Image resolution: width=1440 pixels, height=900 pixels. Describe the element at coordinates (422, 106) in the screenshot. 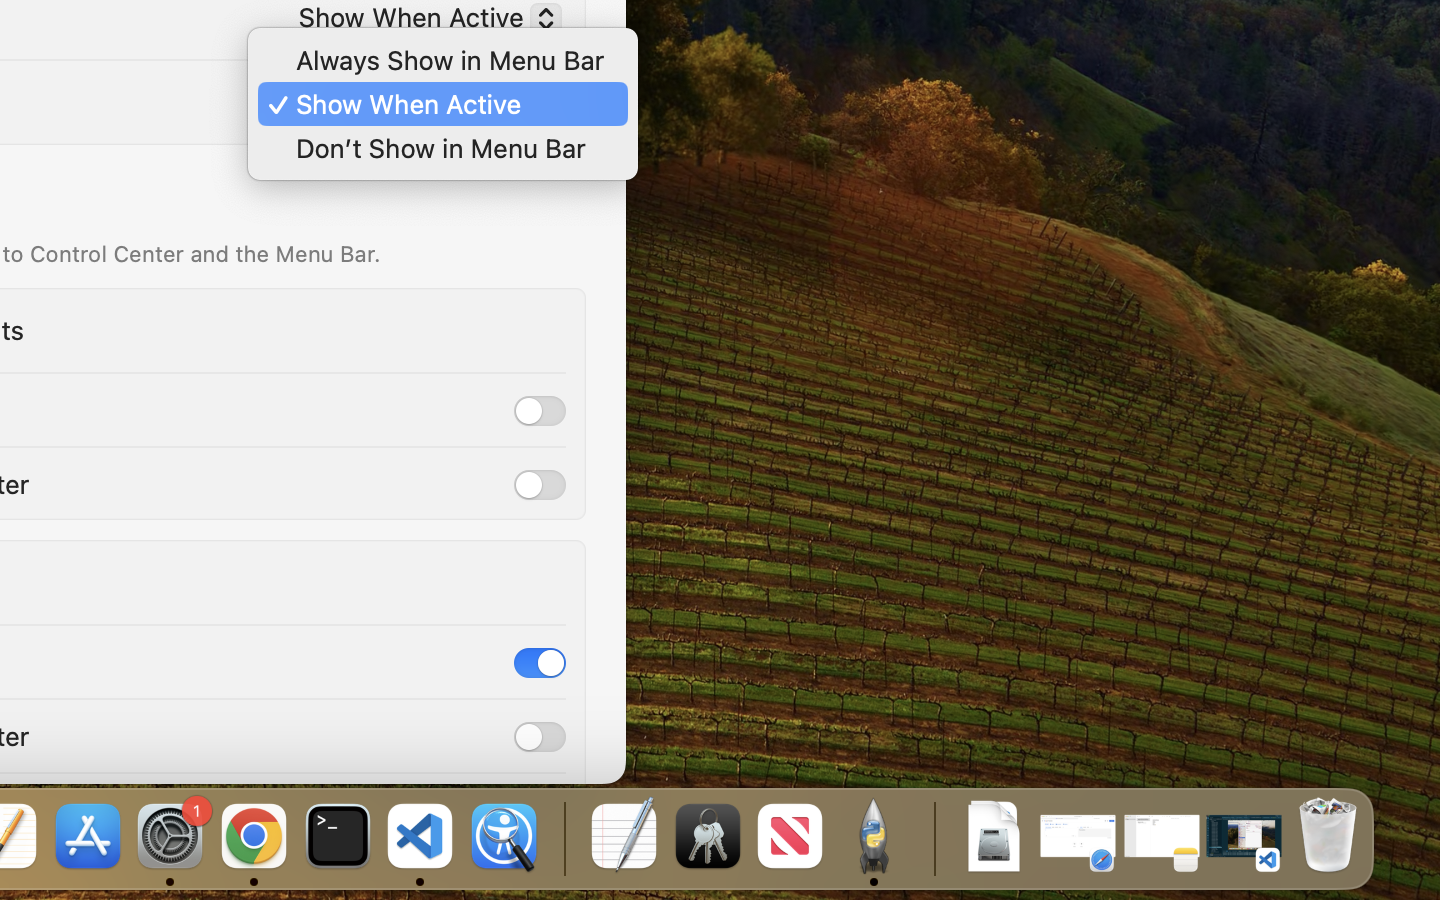

I see `'Show When Active'` at that location.